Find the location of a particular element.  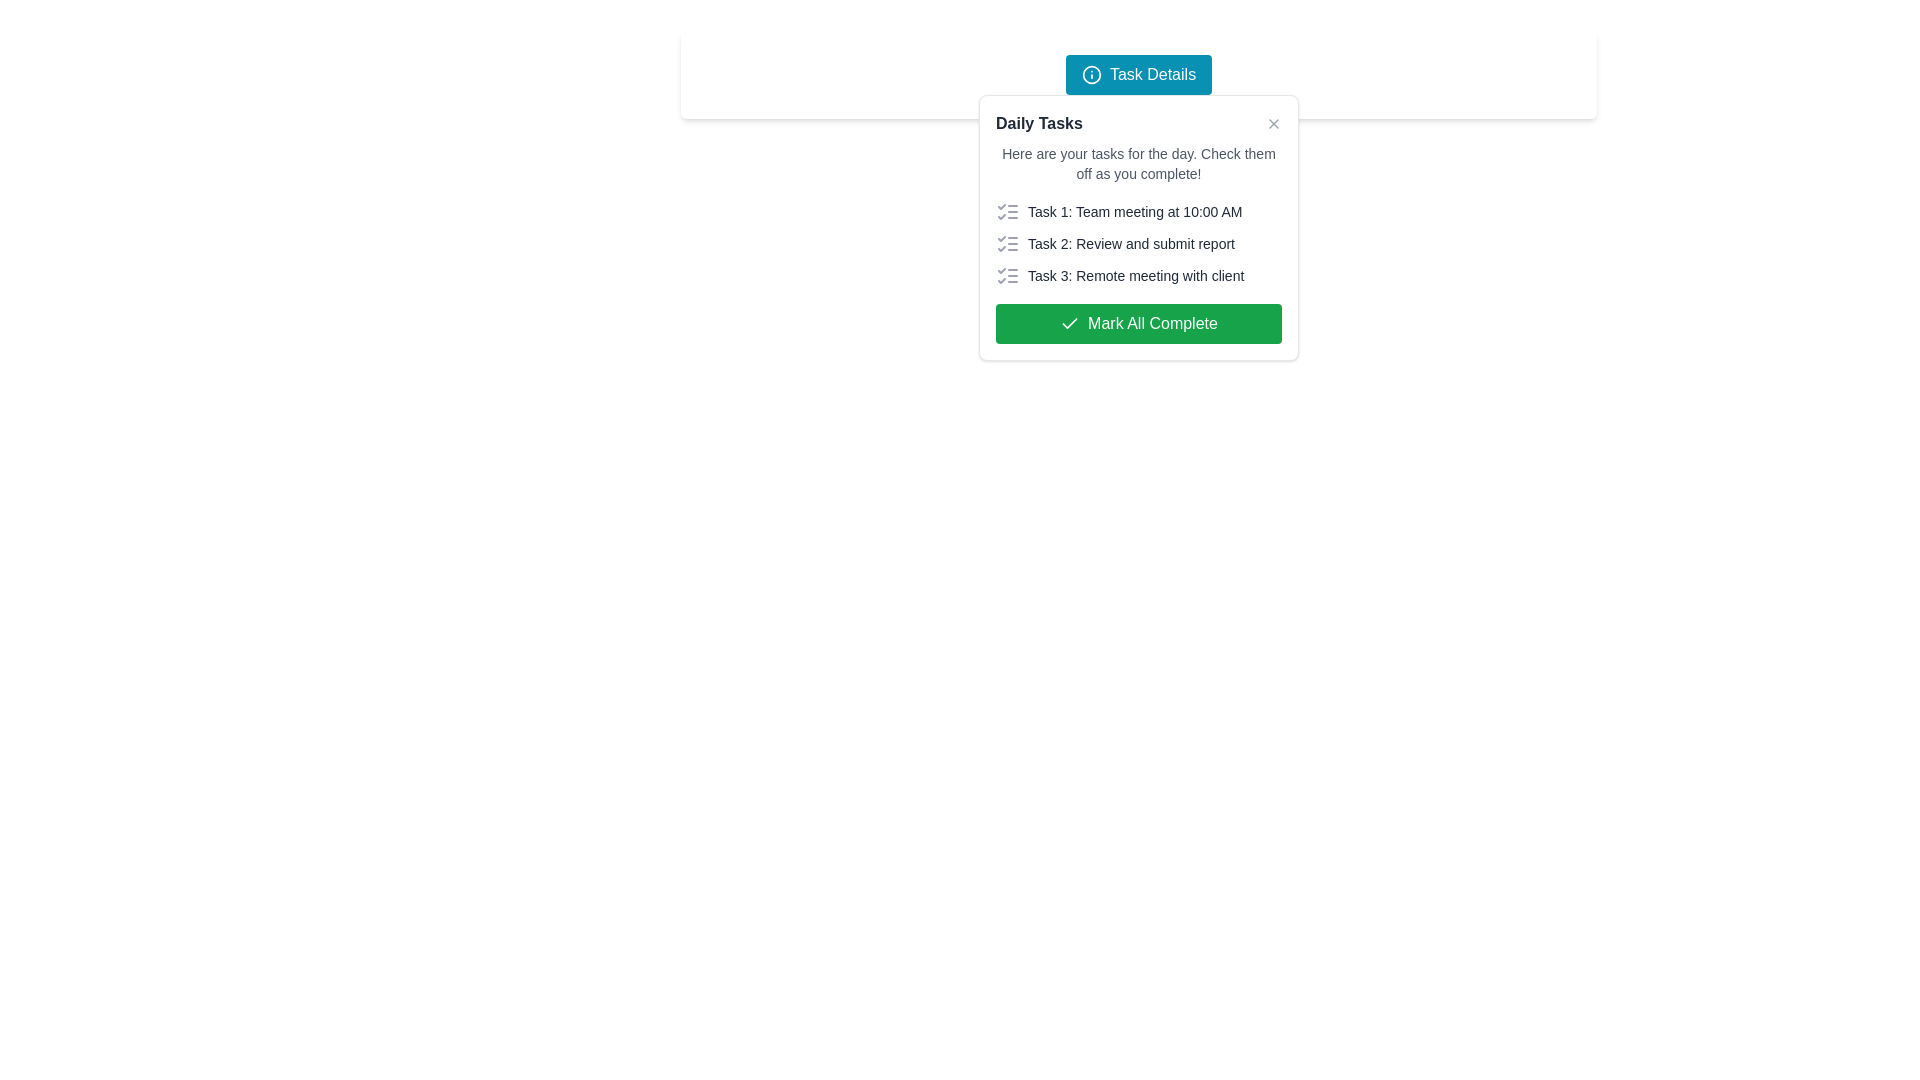

the button that marks all listed tasks as completed, located at the bottom of the popup panel for daily tasks is located at coordinates (1138, 323).